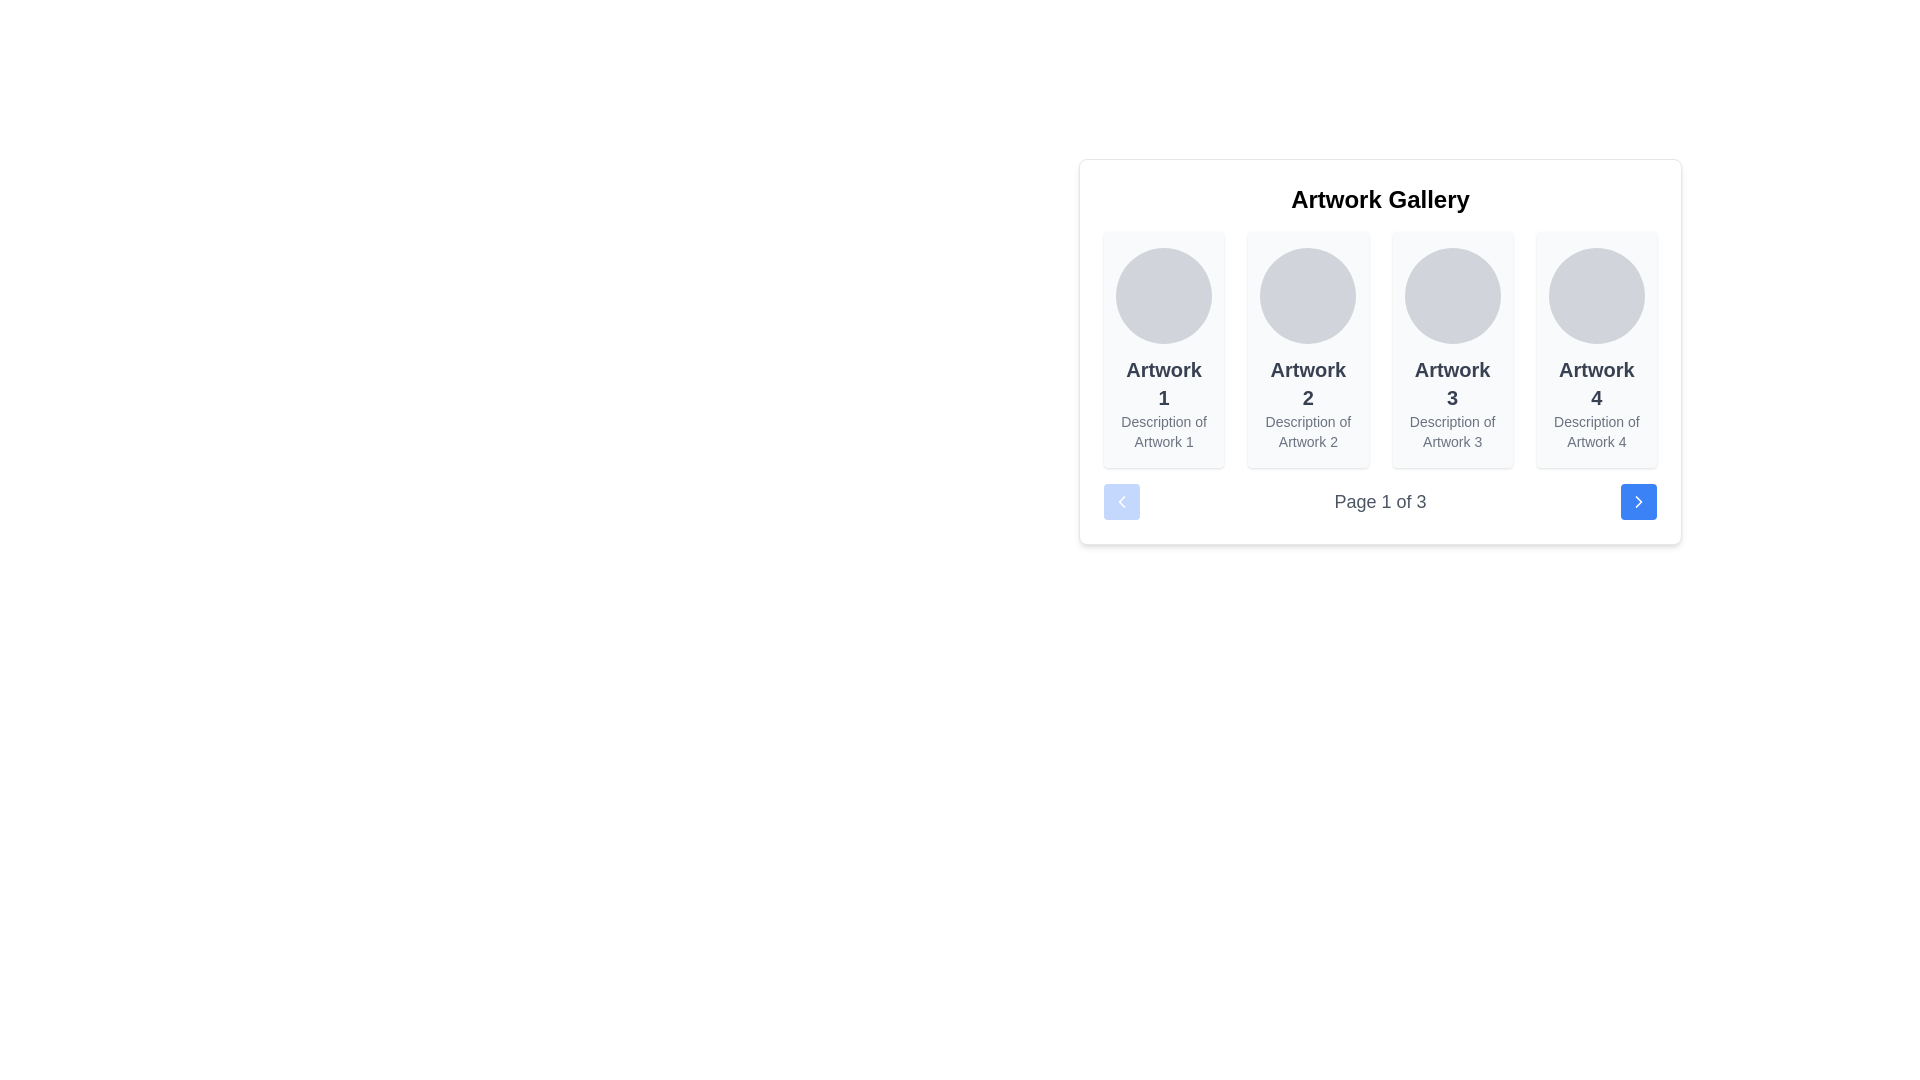 Image resolution: width=1920 pixels, height=1080 pixels. I want to click on the rightward-pointing chevron icon embedded in the blue circular button at the rightmost end of the pagination control for keyboard interaction, so click(1638, 500).